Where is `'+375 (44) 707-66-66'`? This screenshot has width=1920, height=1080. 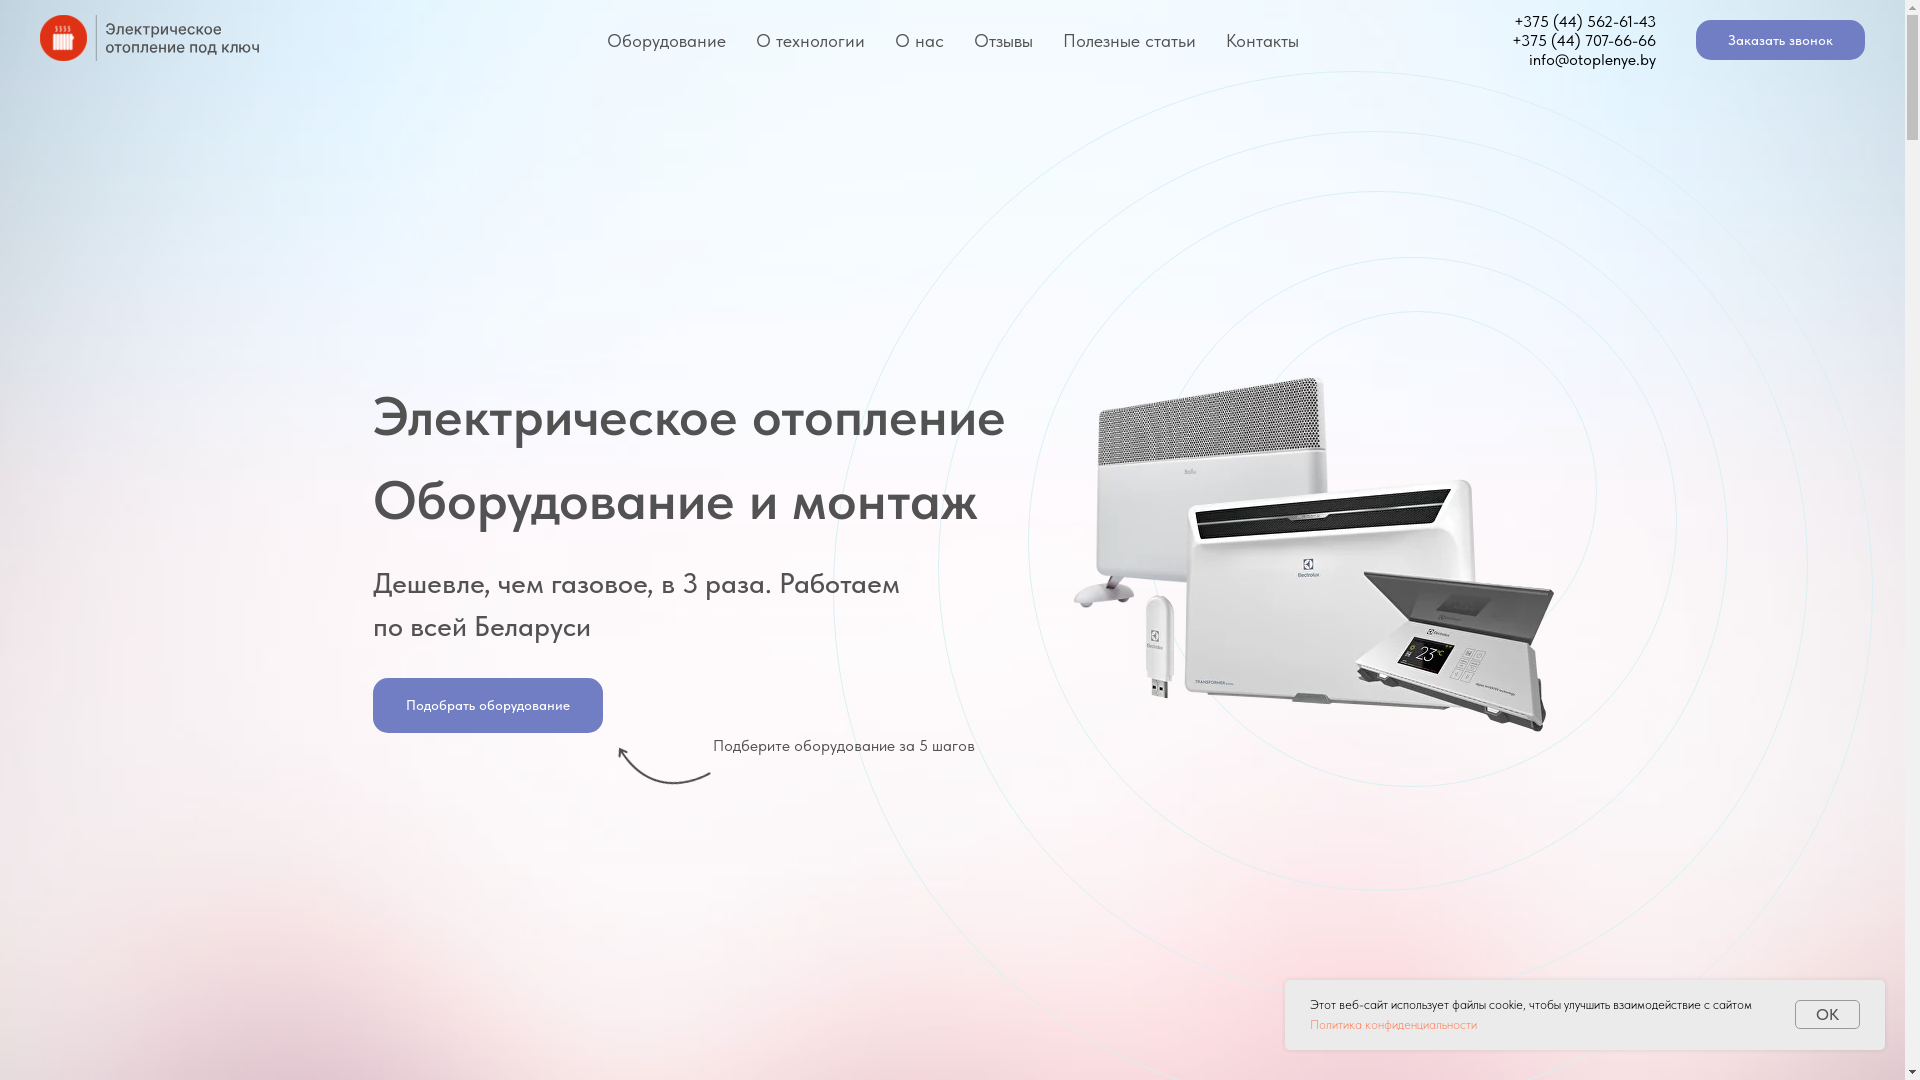 '+375 (44) 707-66-66' is located at coordinates (1583, 39).